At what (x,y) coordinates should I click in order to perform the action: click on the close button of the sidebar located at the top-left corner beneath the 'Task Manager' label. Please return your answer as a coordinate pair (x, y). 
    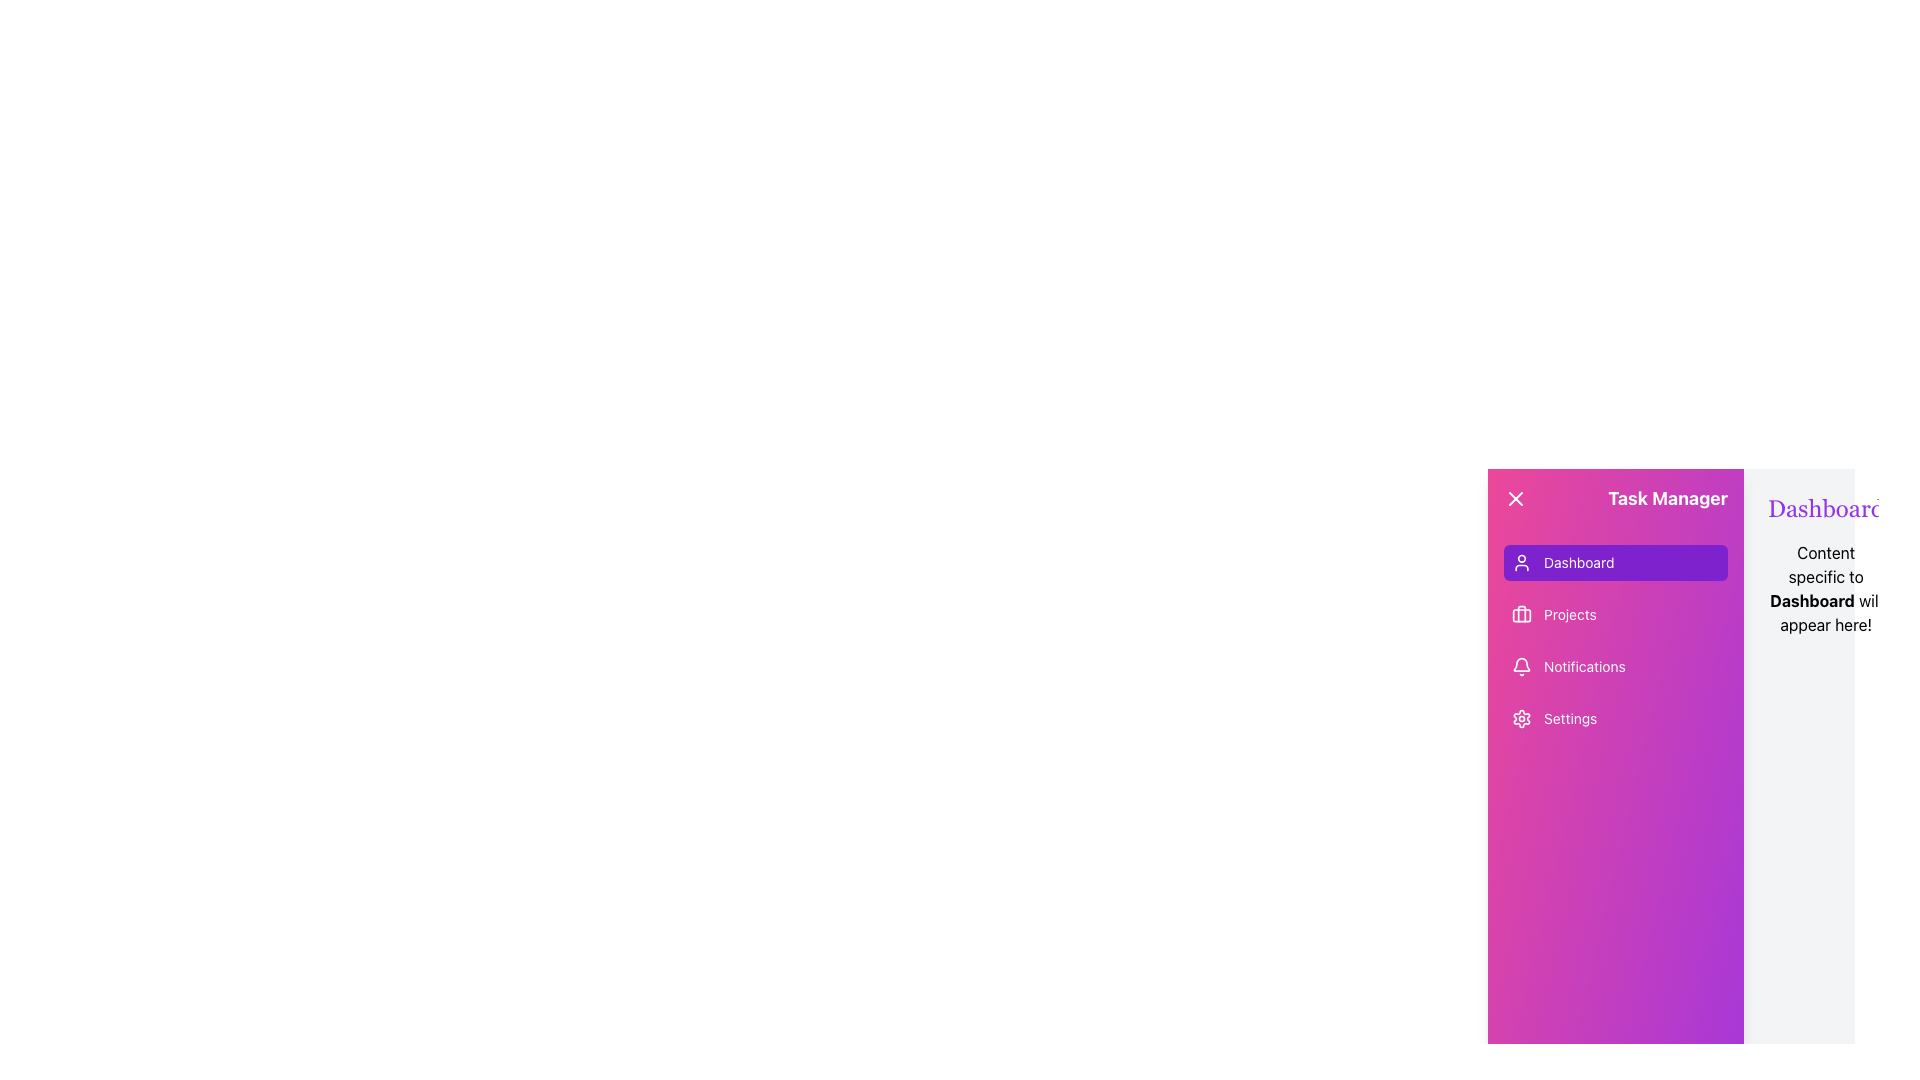
    Looking at the image, I should click on (1516, 497).